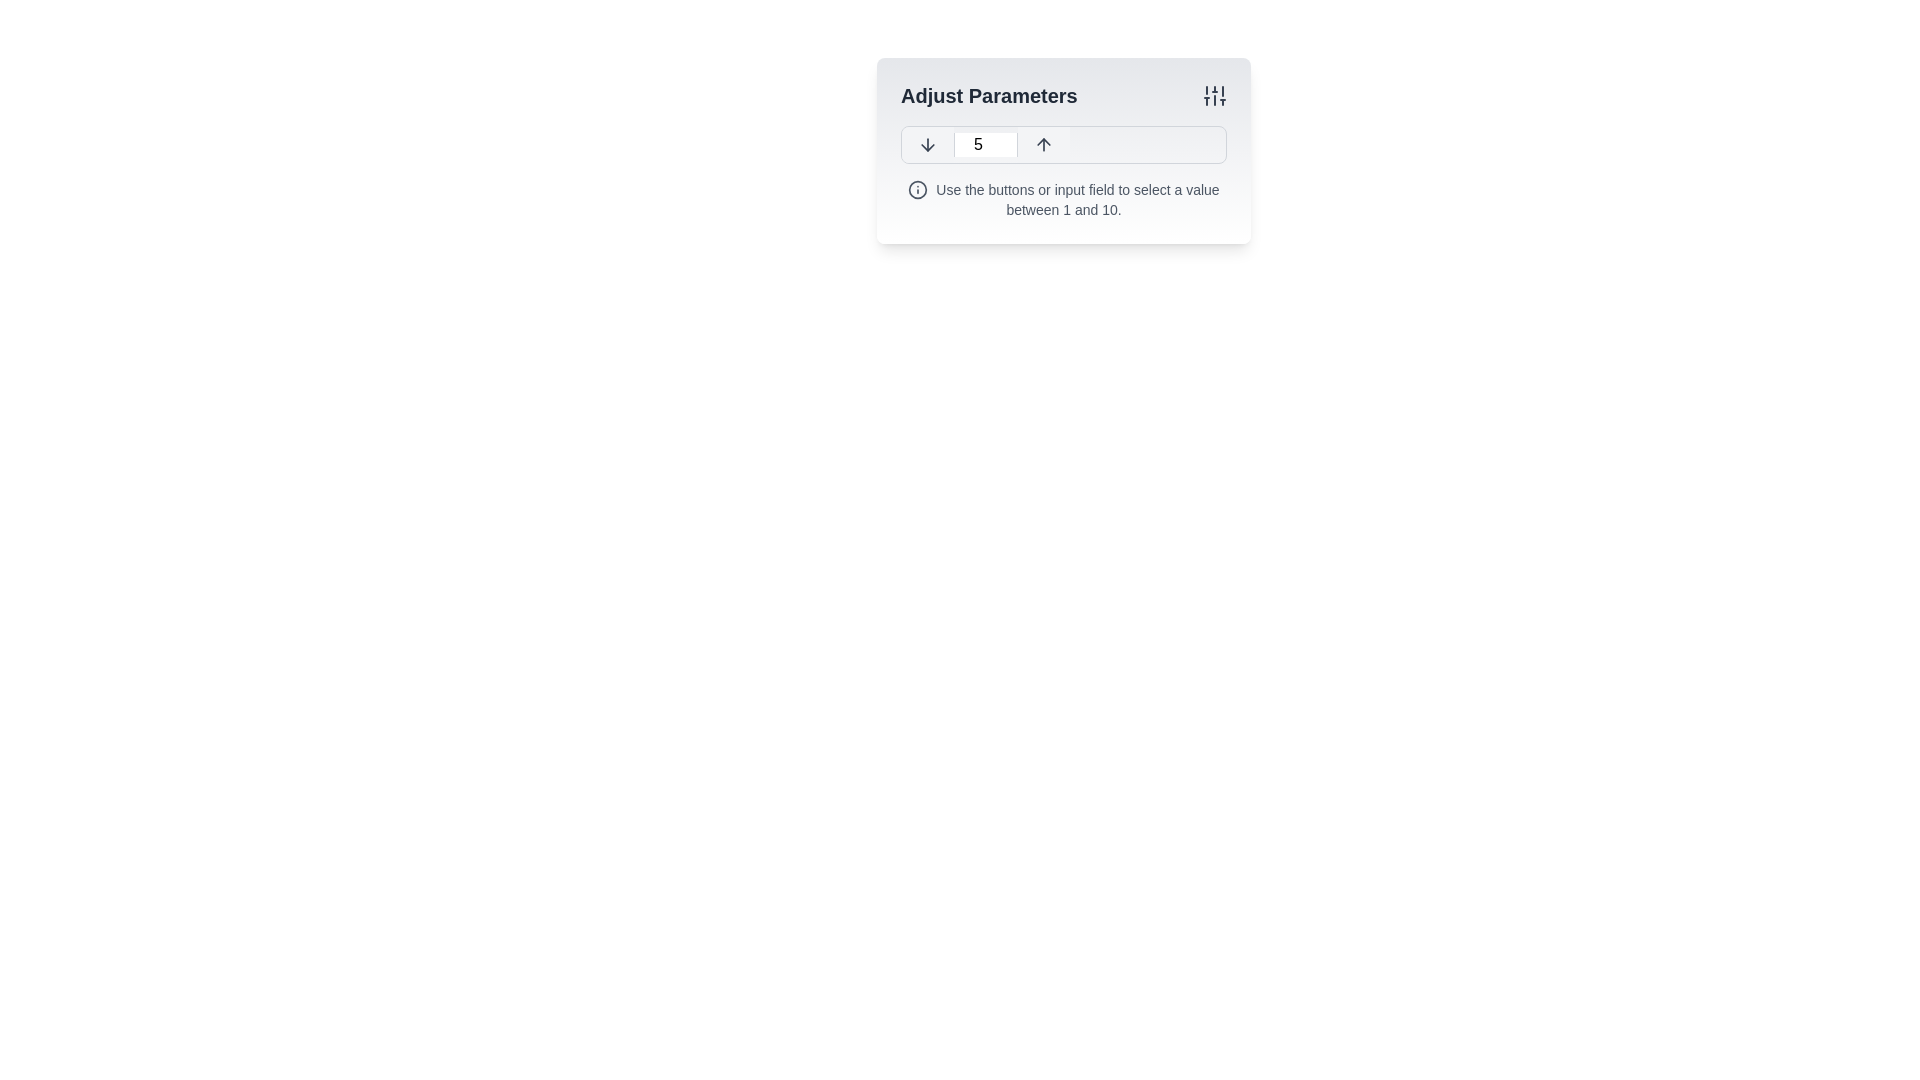 This screenshot has height=1080, width=1920. I want to click on the increment arrow button icon located on the right side of the control panel to potentially reveal more details or states, so click(1042, 144).